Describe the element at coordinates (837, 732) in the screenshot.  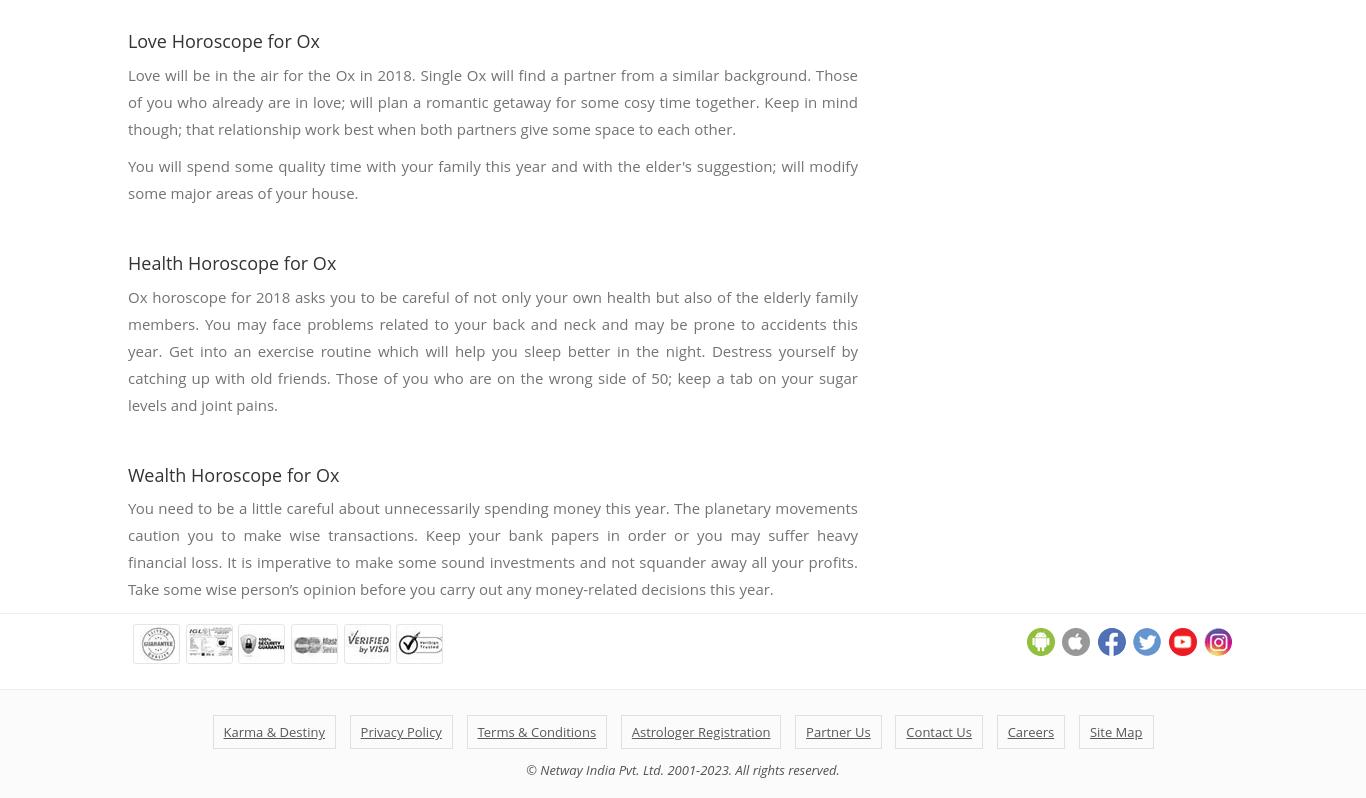
I see `'Partner Us'` at that location.